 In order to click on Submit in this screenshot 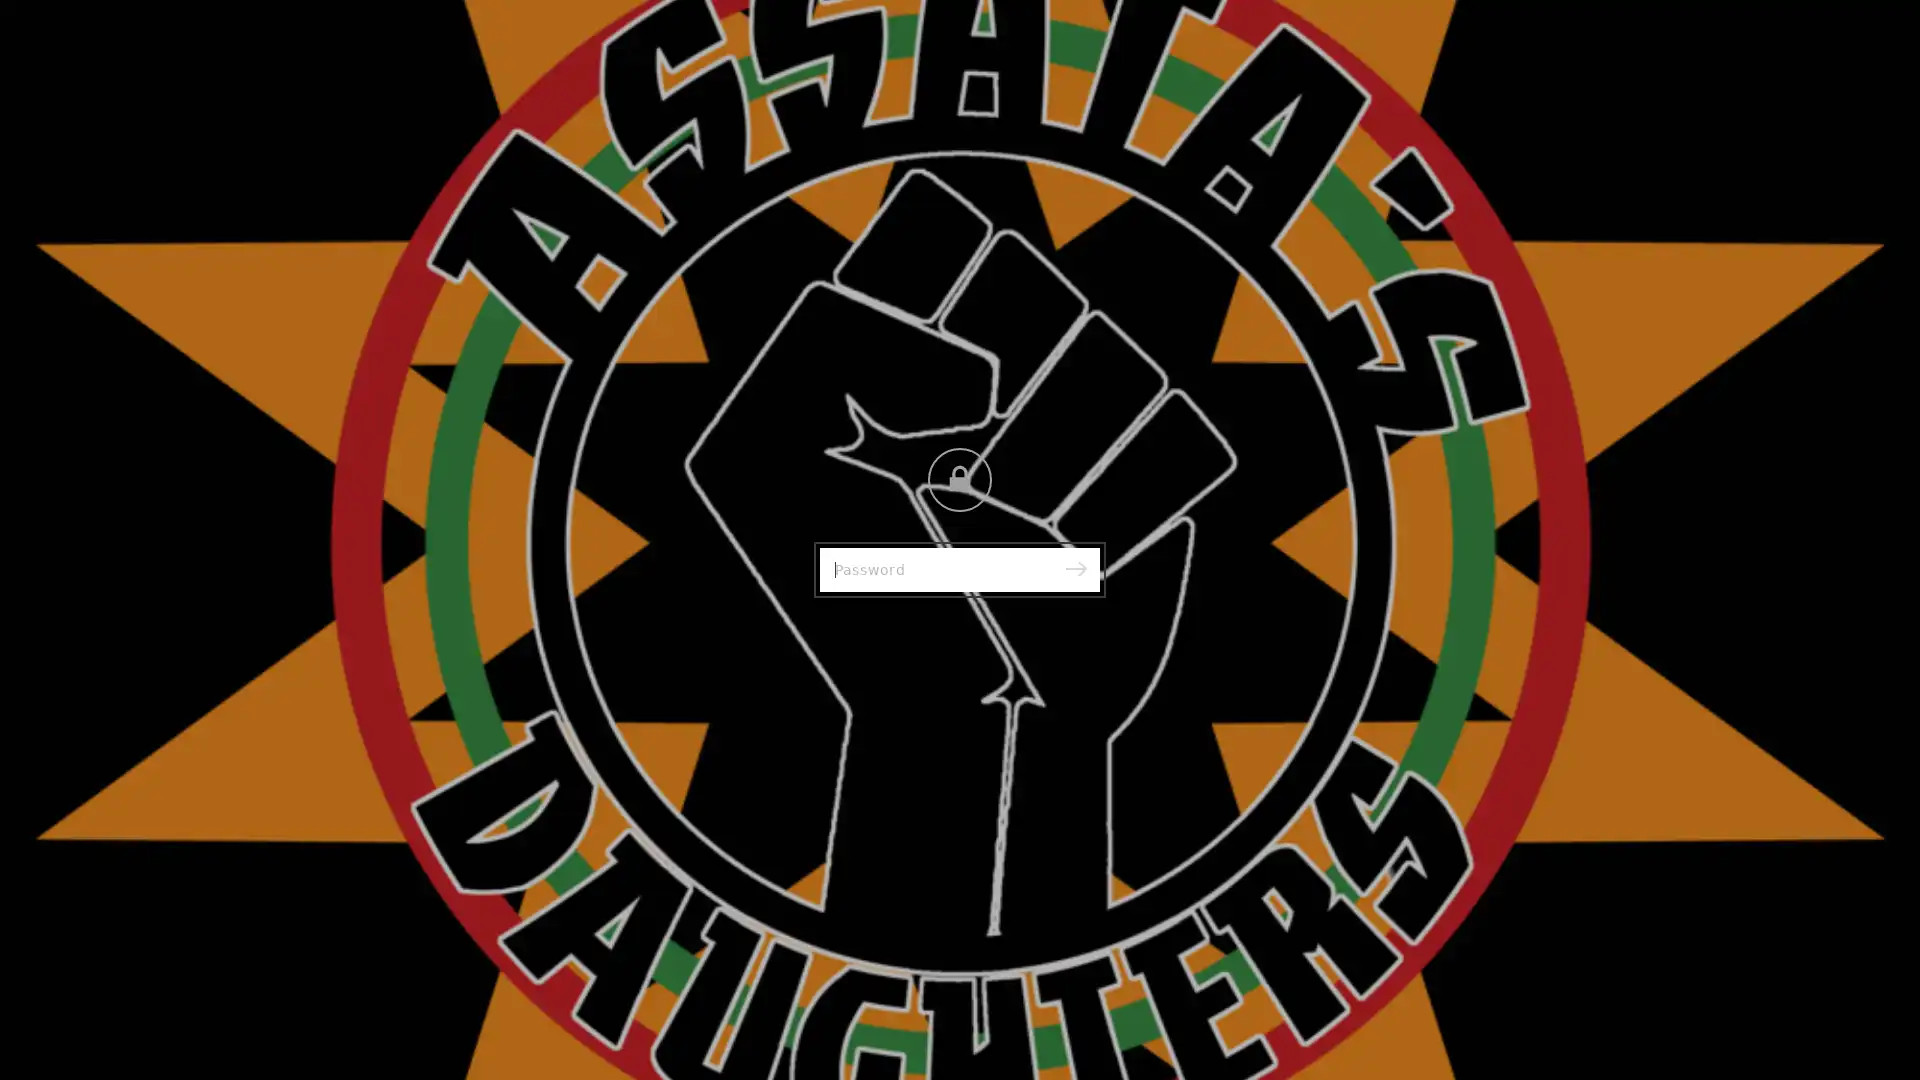, I will do `click(1074, 570)`.